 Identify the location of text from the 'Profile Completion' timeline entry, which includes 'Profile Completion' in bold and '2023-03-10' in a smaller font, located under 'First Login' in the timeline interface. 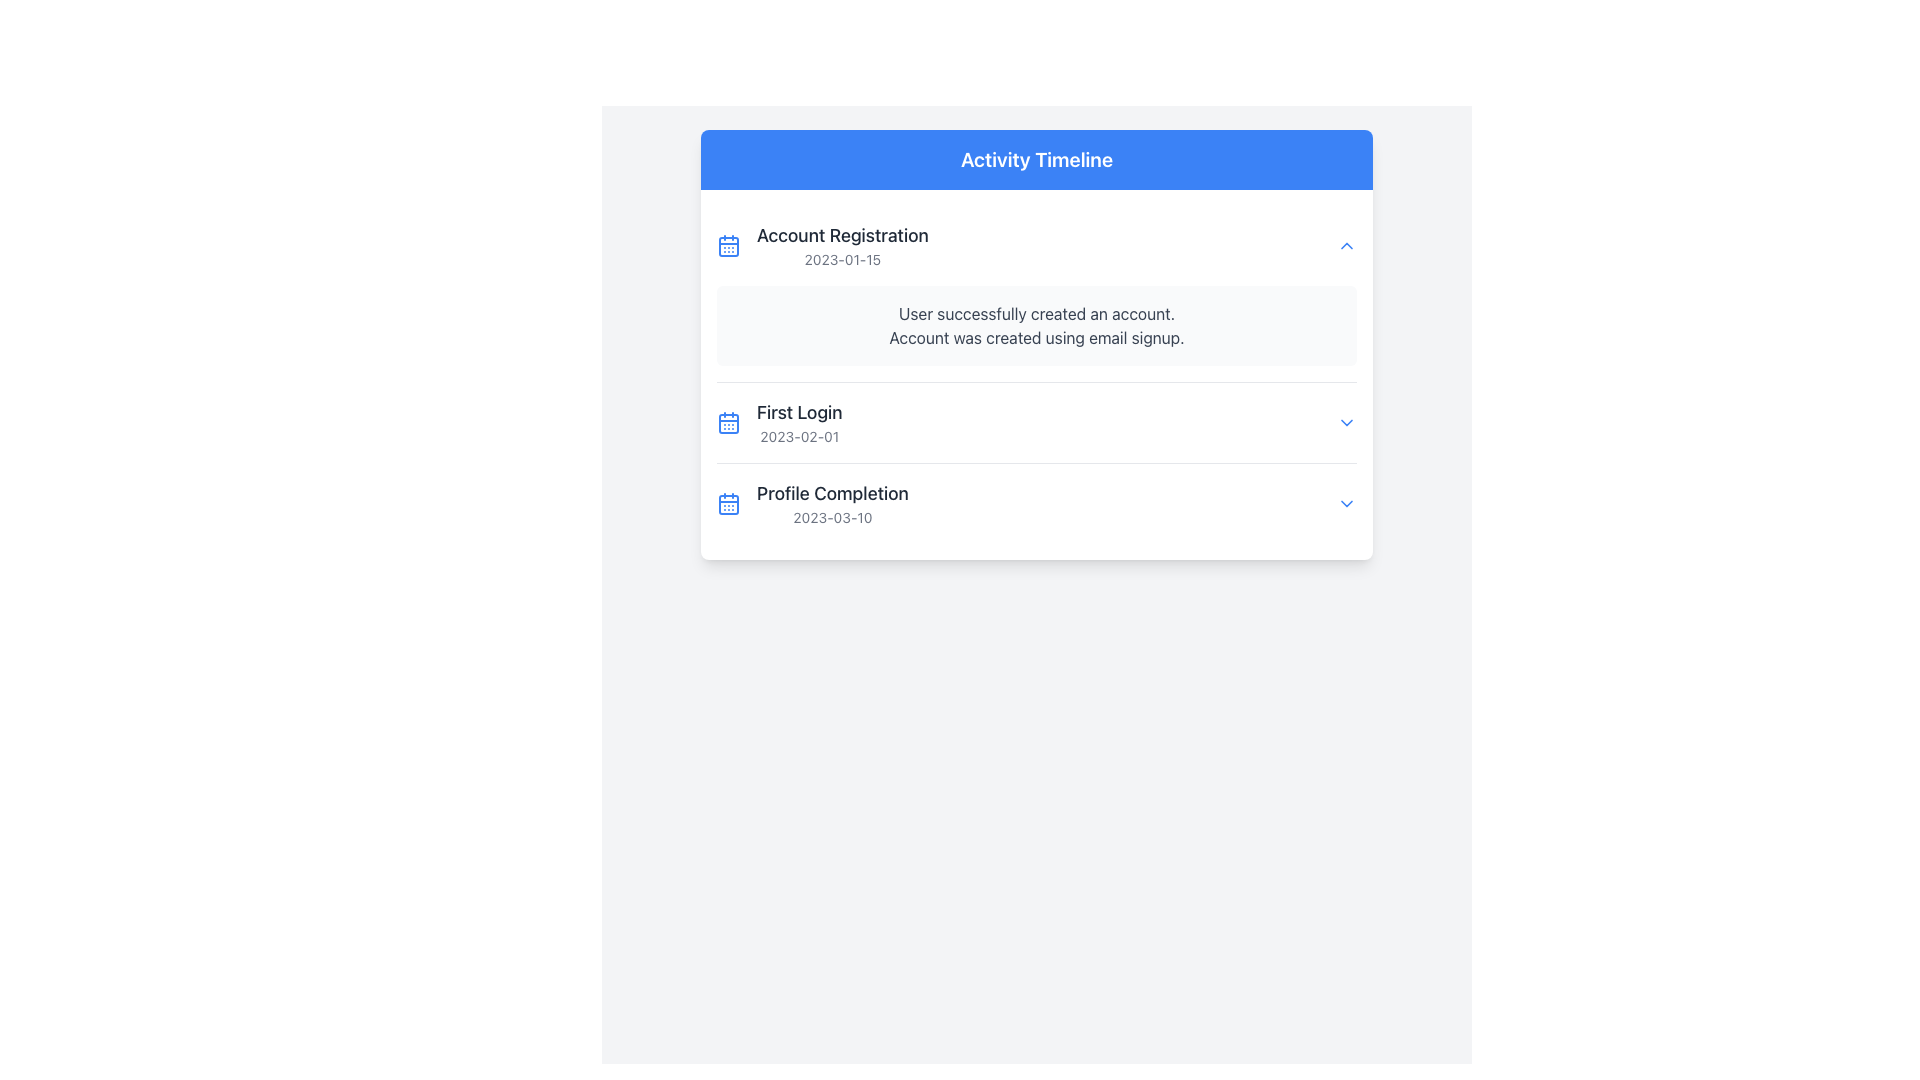
(832, 503).